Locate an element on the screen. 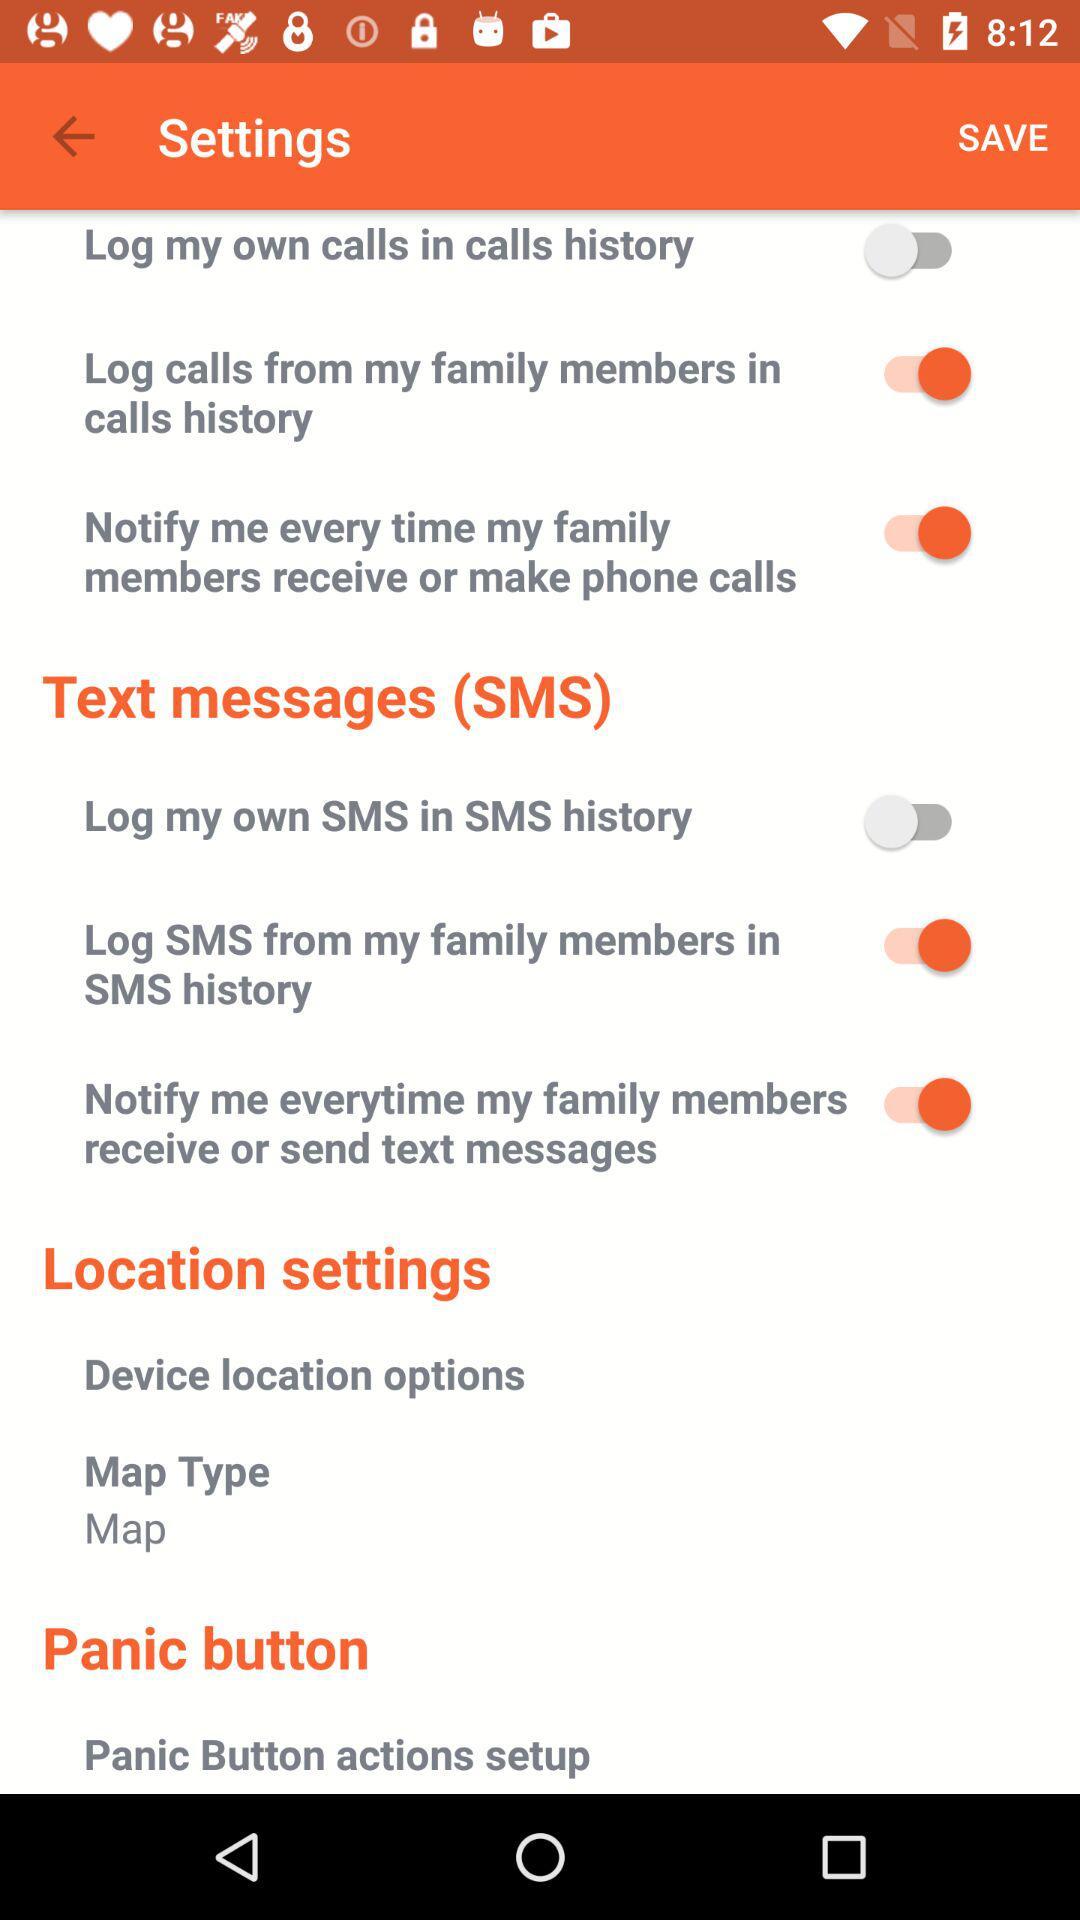  location settings icon is located at coordinates (265, 1265).